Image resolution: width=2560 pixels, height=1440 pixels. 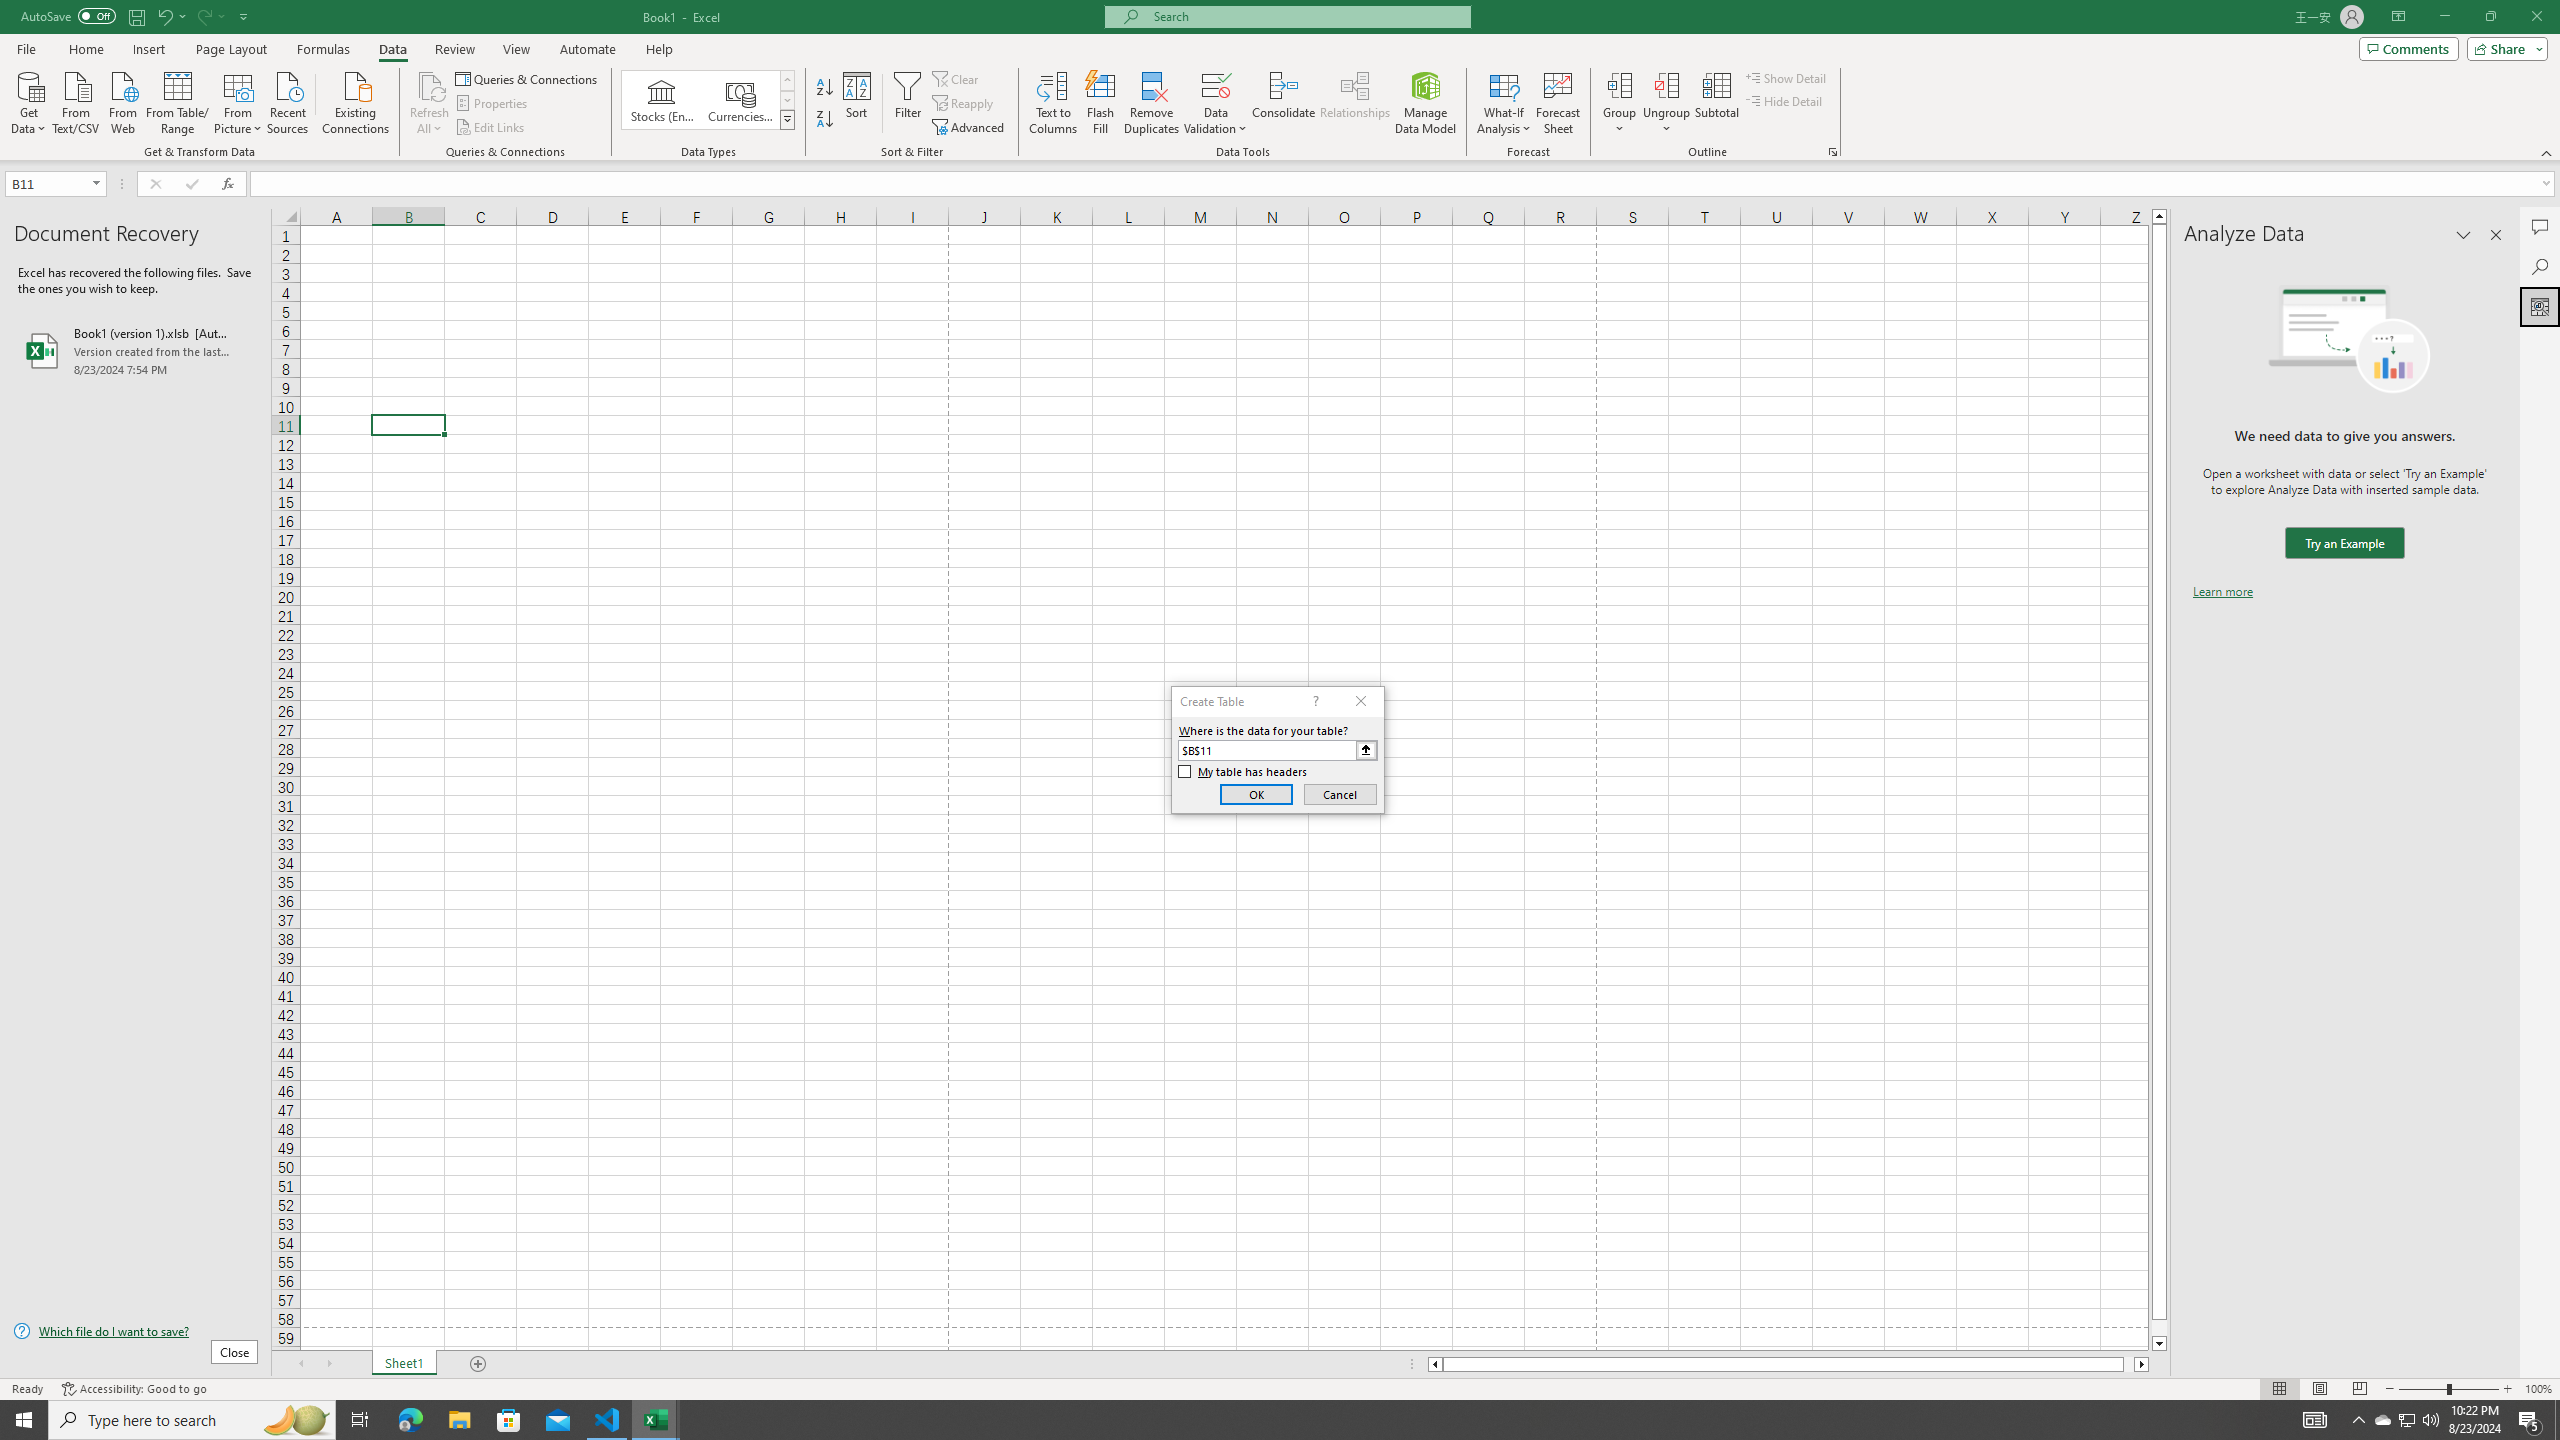 What do you see at coordinates (453, 49) in the screenshot?
I see `'Review'` at bounding box center [453, 49].